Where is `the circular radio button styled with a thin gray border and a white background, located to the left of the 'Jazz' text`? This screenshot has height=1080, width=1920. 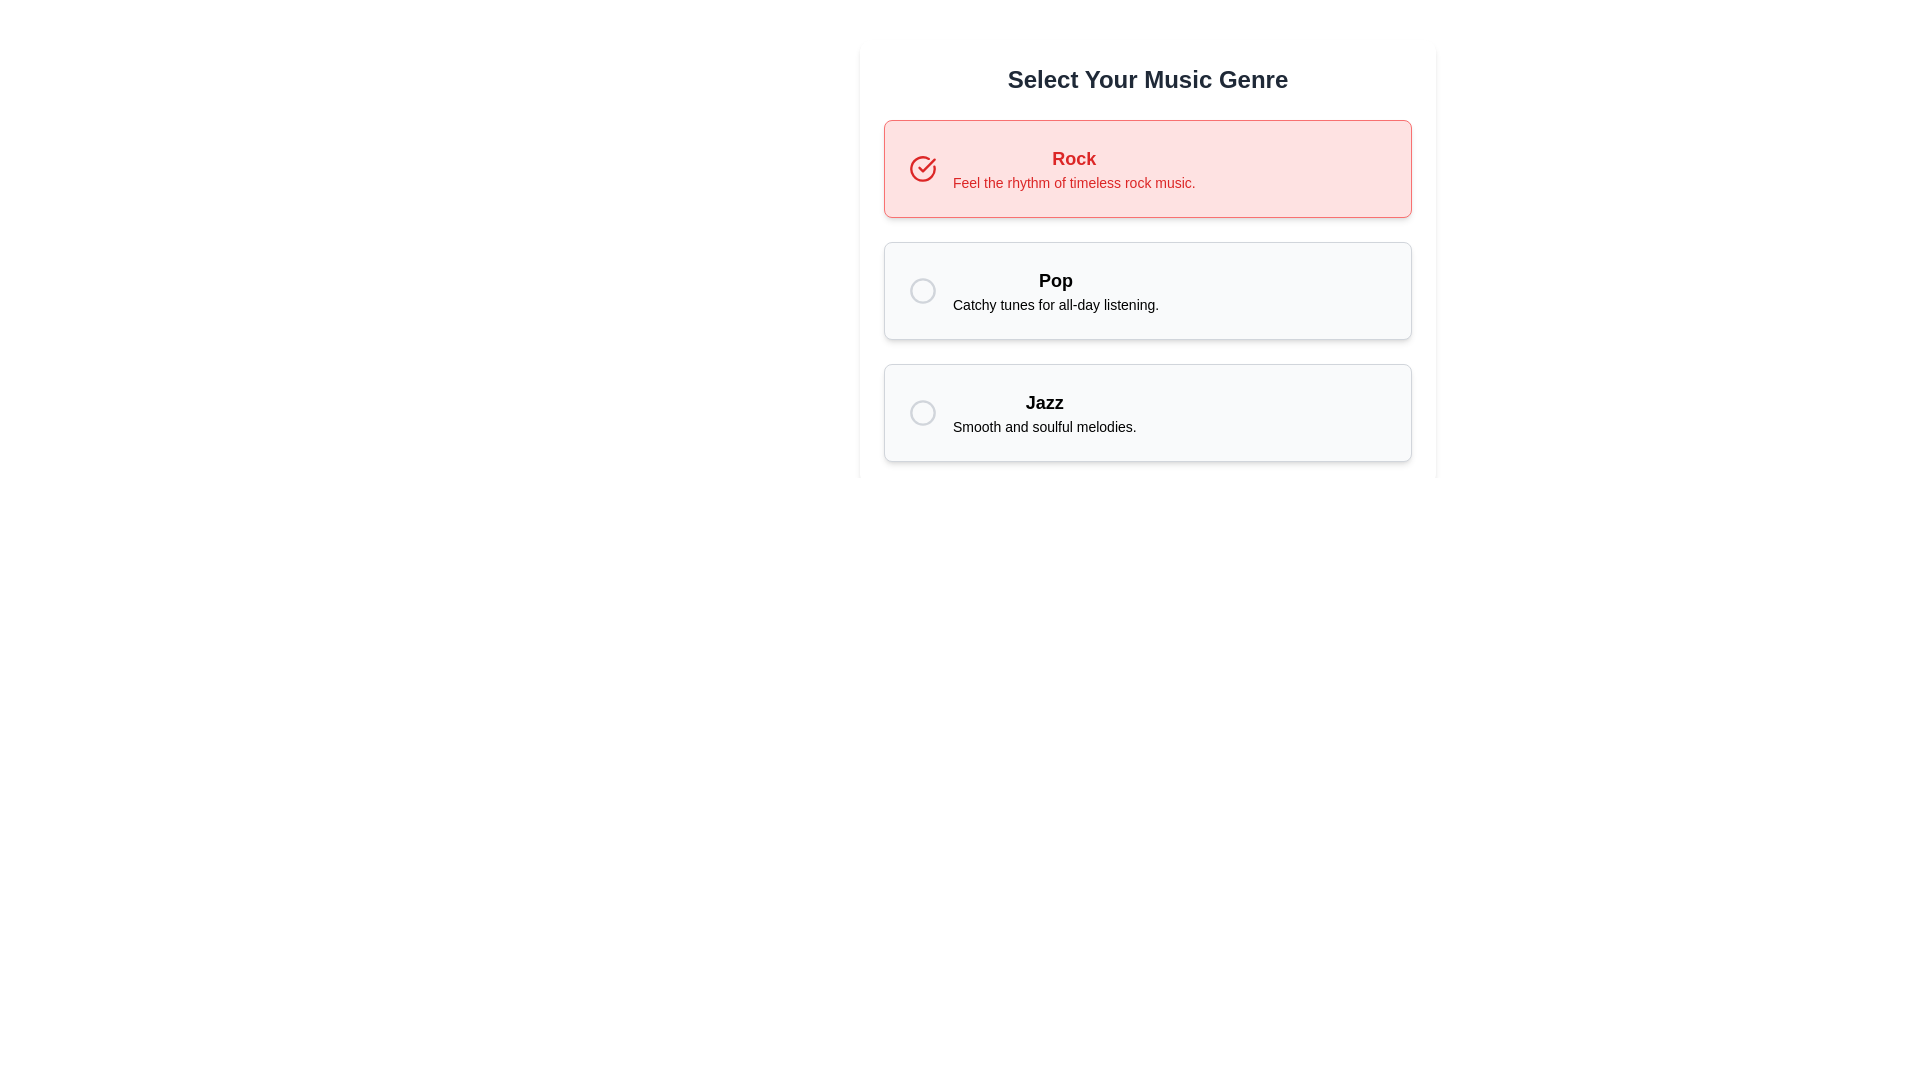 the circular radio button styled with a thin gray border and a white background, located to the left of the 'Jazz' text is located at coordinates (921, 411).